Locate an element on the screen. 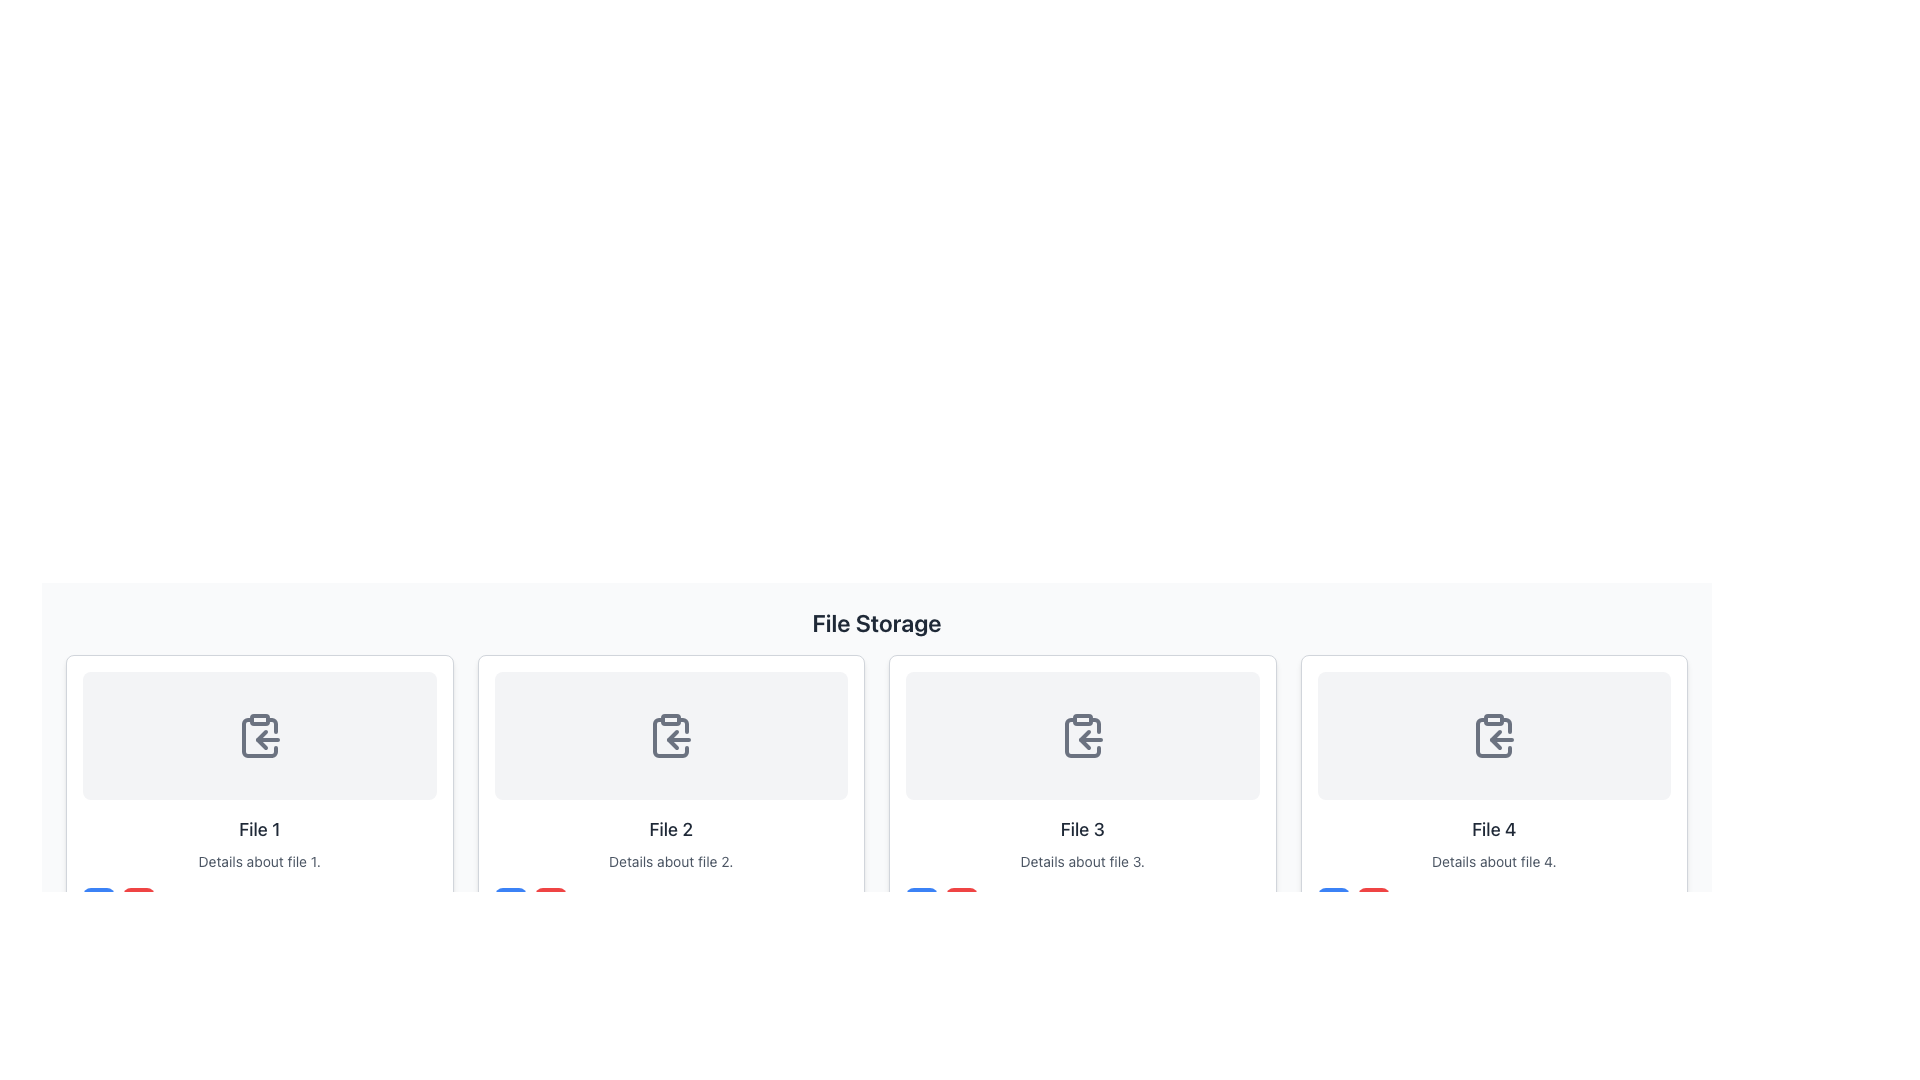 The image size is (1920, 1080). the clipboard icon with a document and leftward arrow located in the top section of the 'File 1' card is located at coordinates (258, 736).